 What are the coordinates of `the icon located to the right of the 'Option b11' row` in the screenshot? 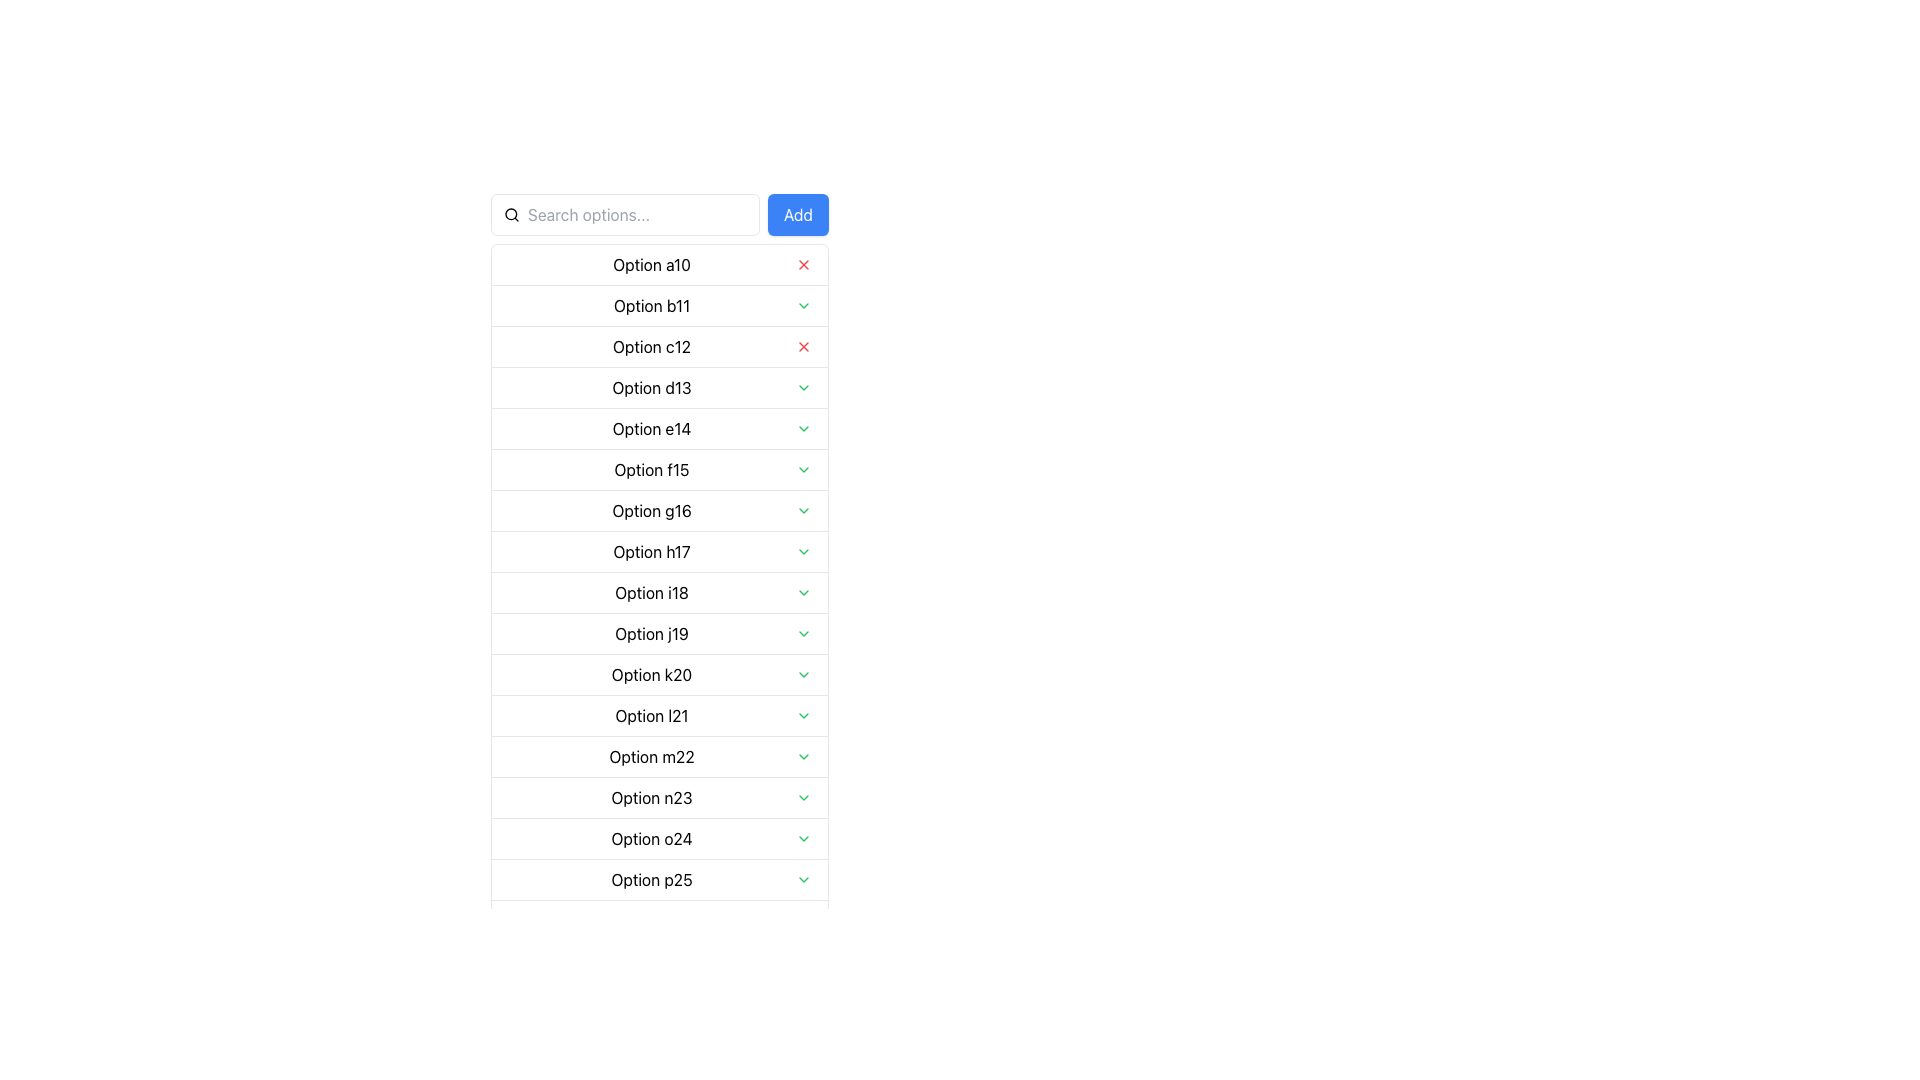 It's located at (804, 305).